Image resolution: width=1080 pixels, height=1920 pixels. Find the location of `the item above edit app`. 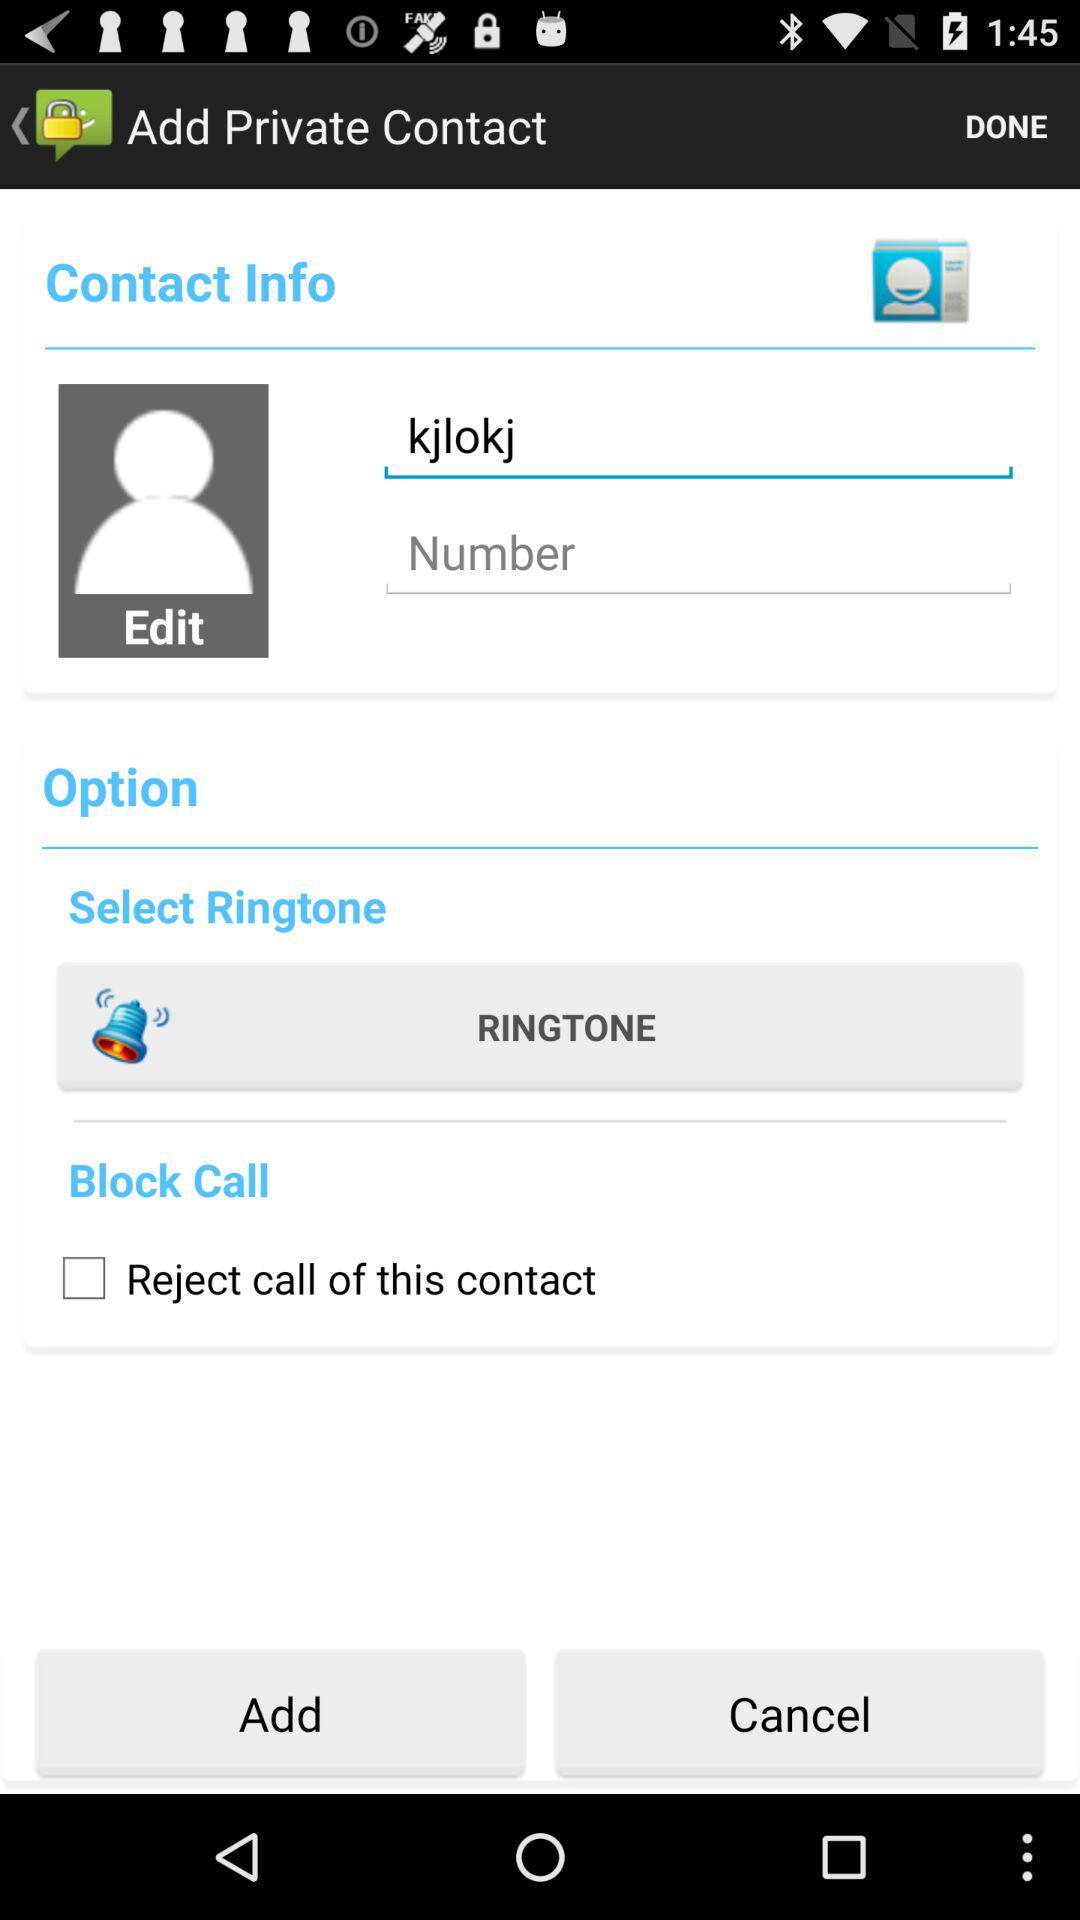

the item above edit app is located at coordinates (162, 489).